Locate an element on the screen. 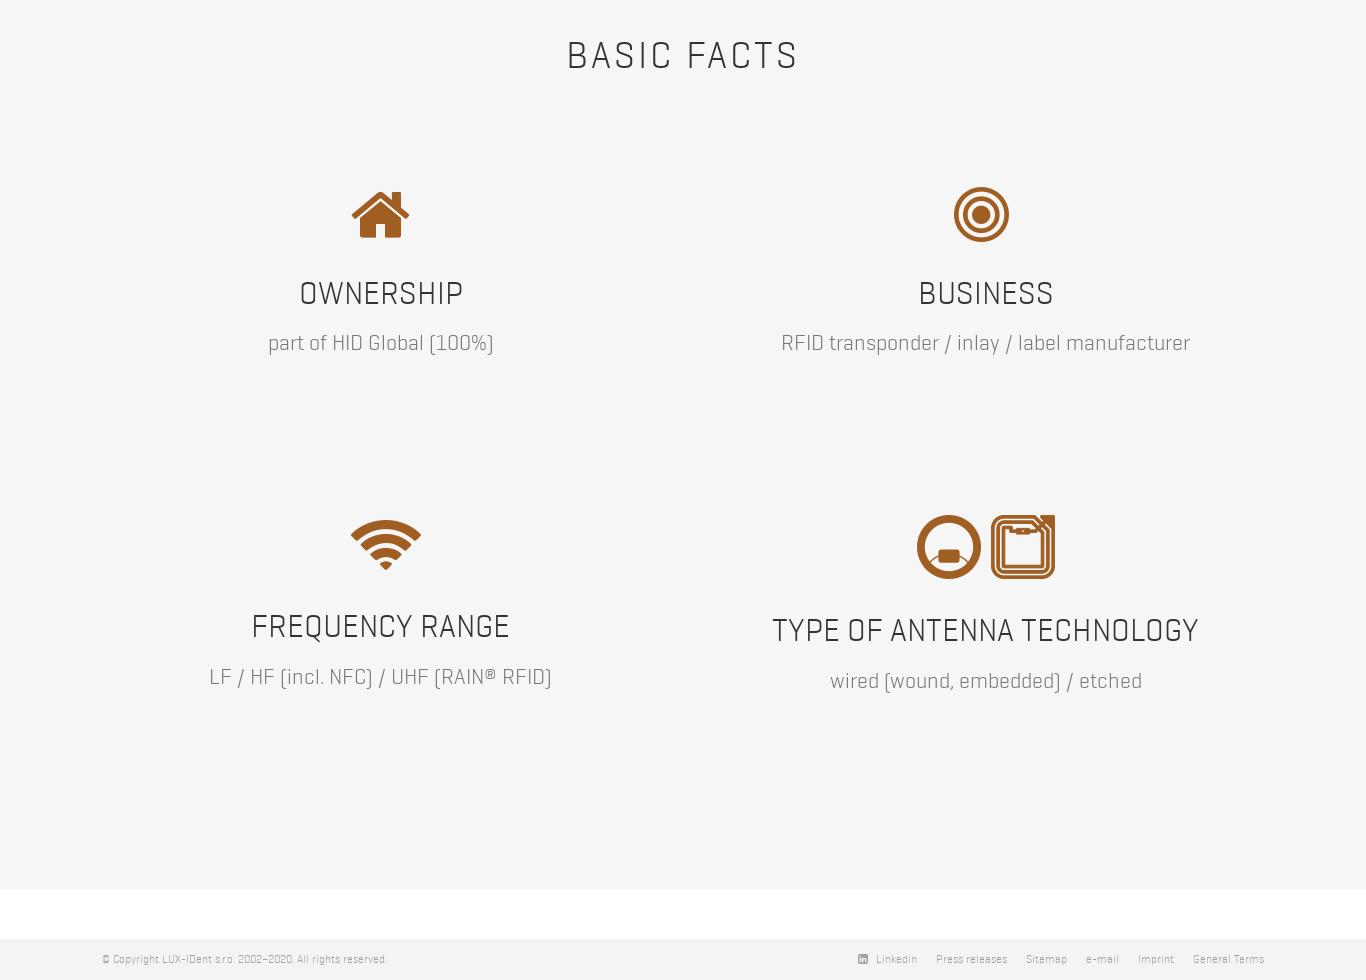  'part of HID Global (100%)' is located at coordinates (379, 342).